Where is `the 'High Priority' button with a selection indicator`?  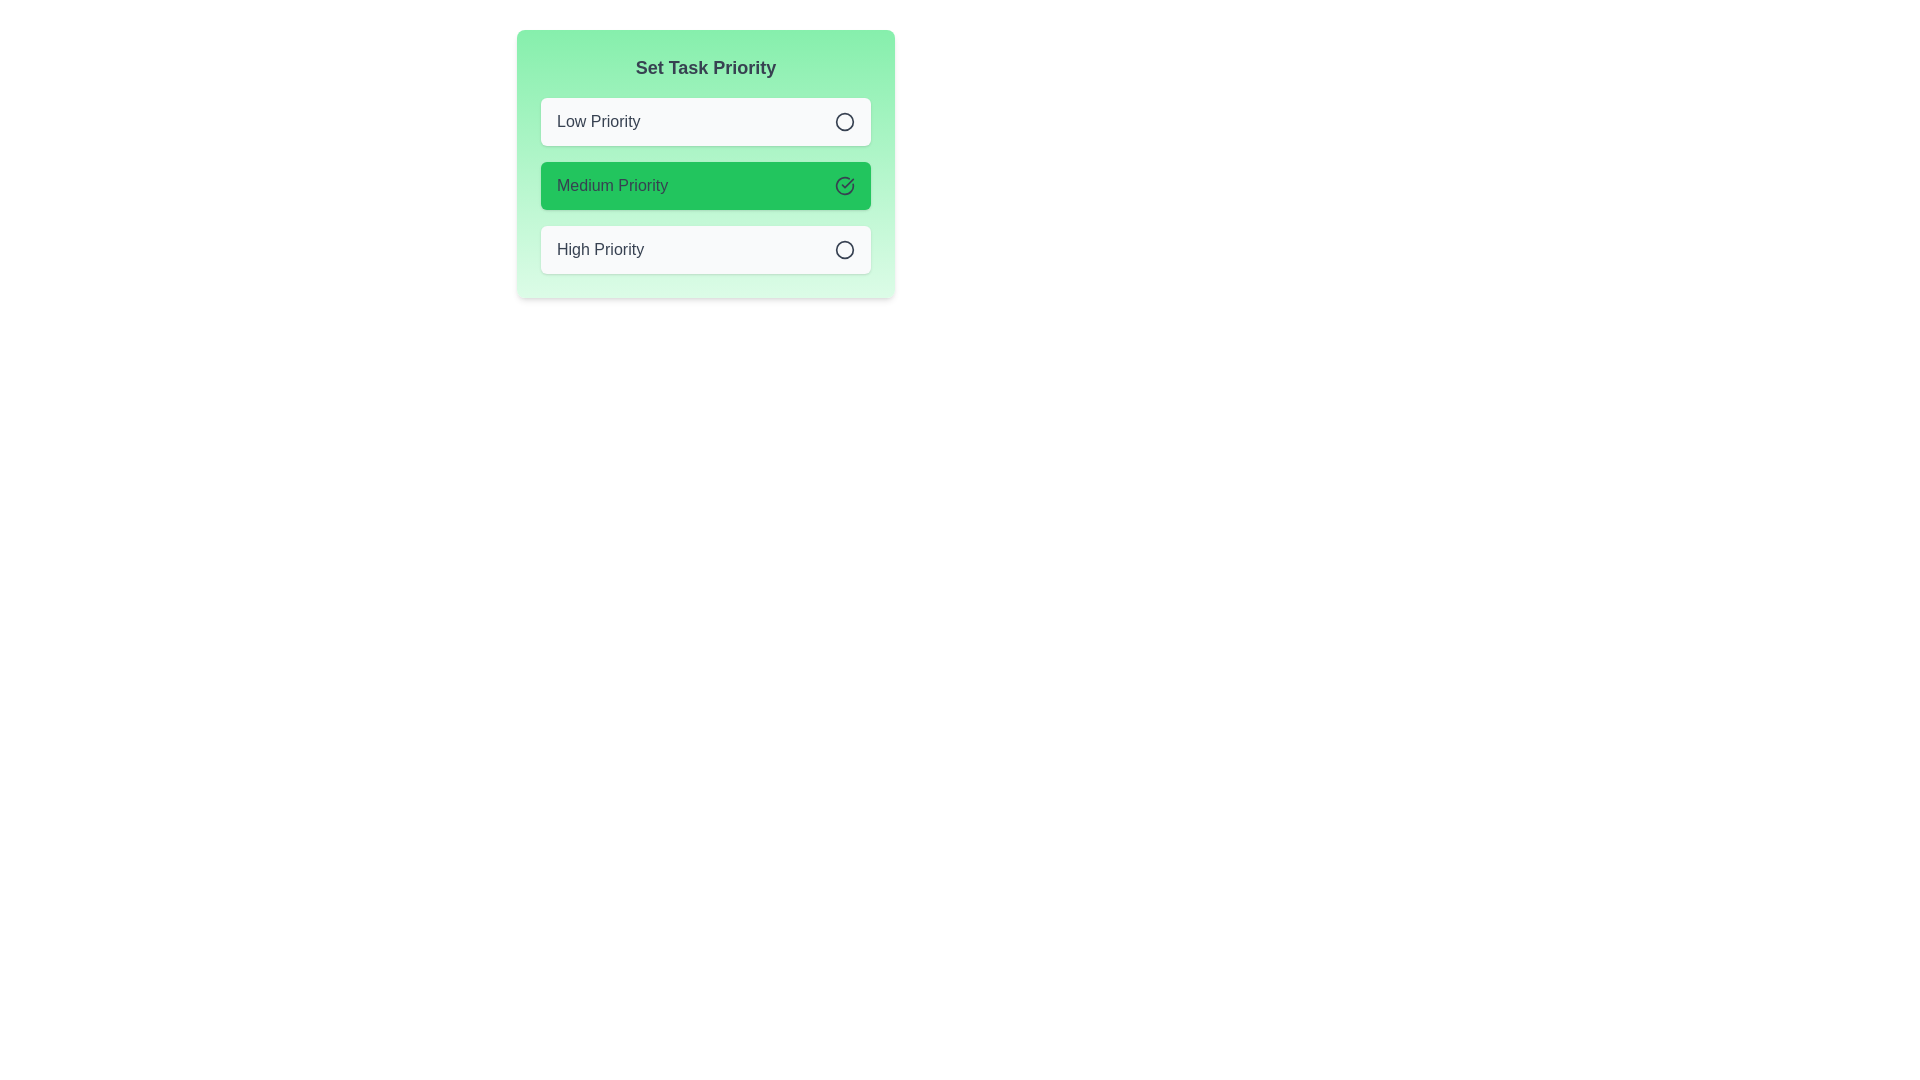 the 'High Priority' button with a selection indicator is located at coordinates (705, 249).